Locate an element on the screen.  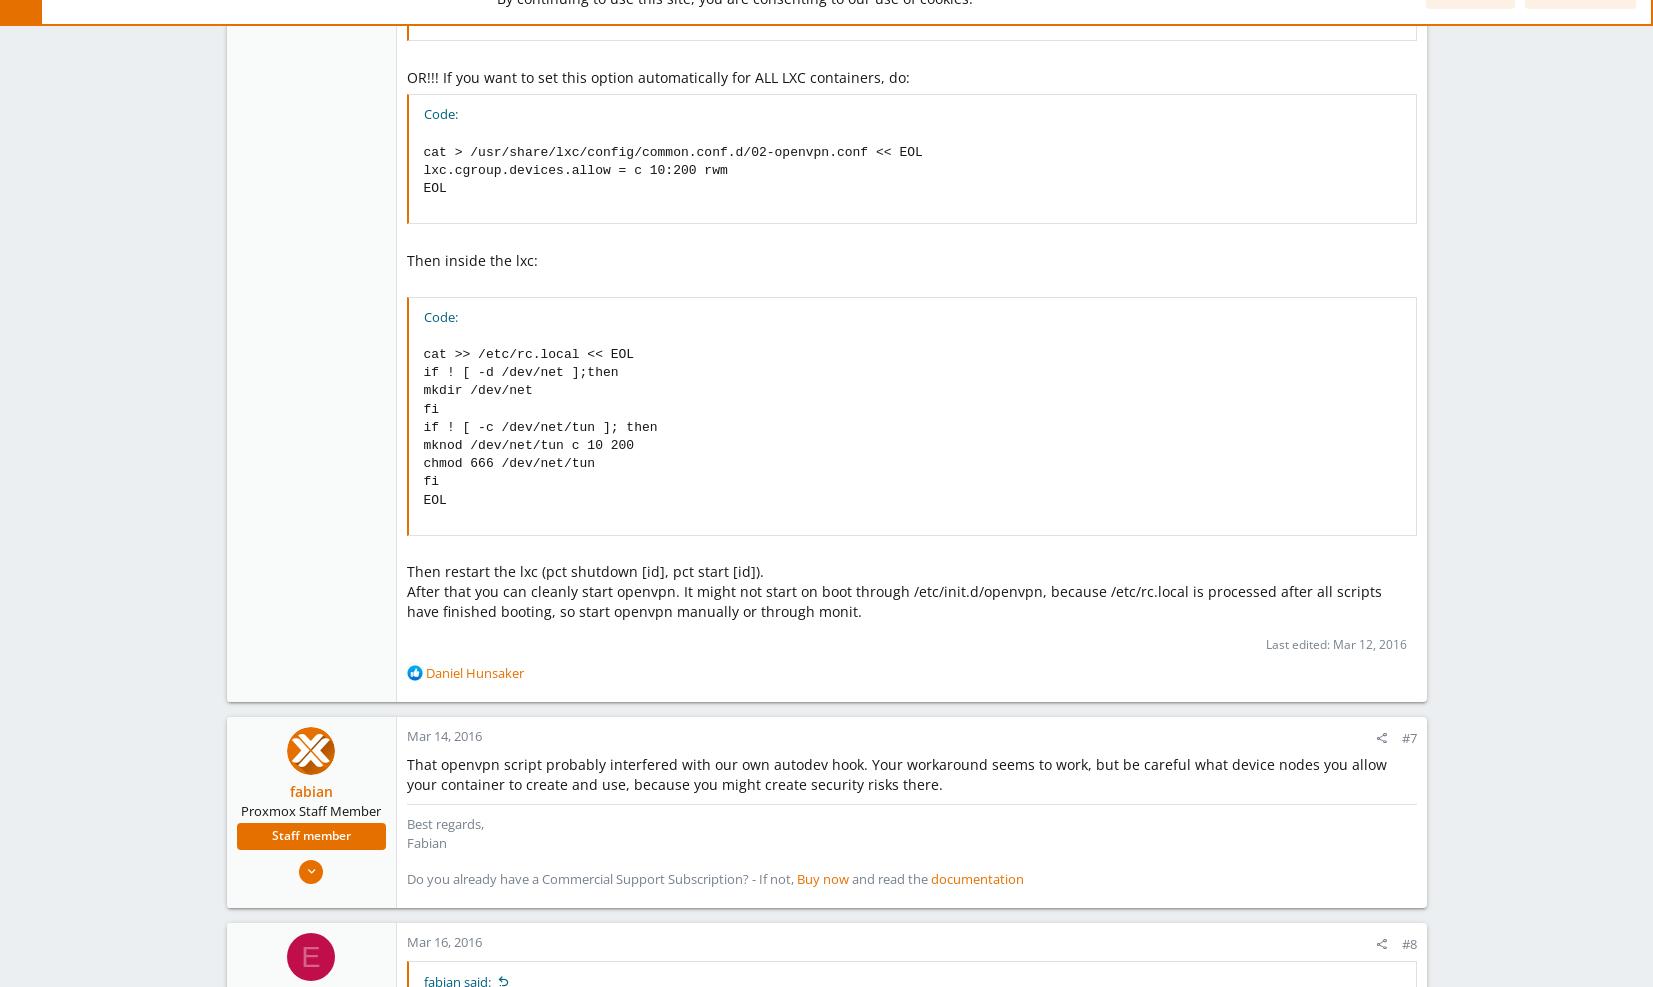
'Then inside the lxc:' is located at coordinates (470, 259).